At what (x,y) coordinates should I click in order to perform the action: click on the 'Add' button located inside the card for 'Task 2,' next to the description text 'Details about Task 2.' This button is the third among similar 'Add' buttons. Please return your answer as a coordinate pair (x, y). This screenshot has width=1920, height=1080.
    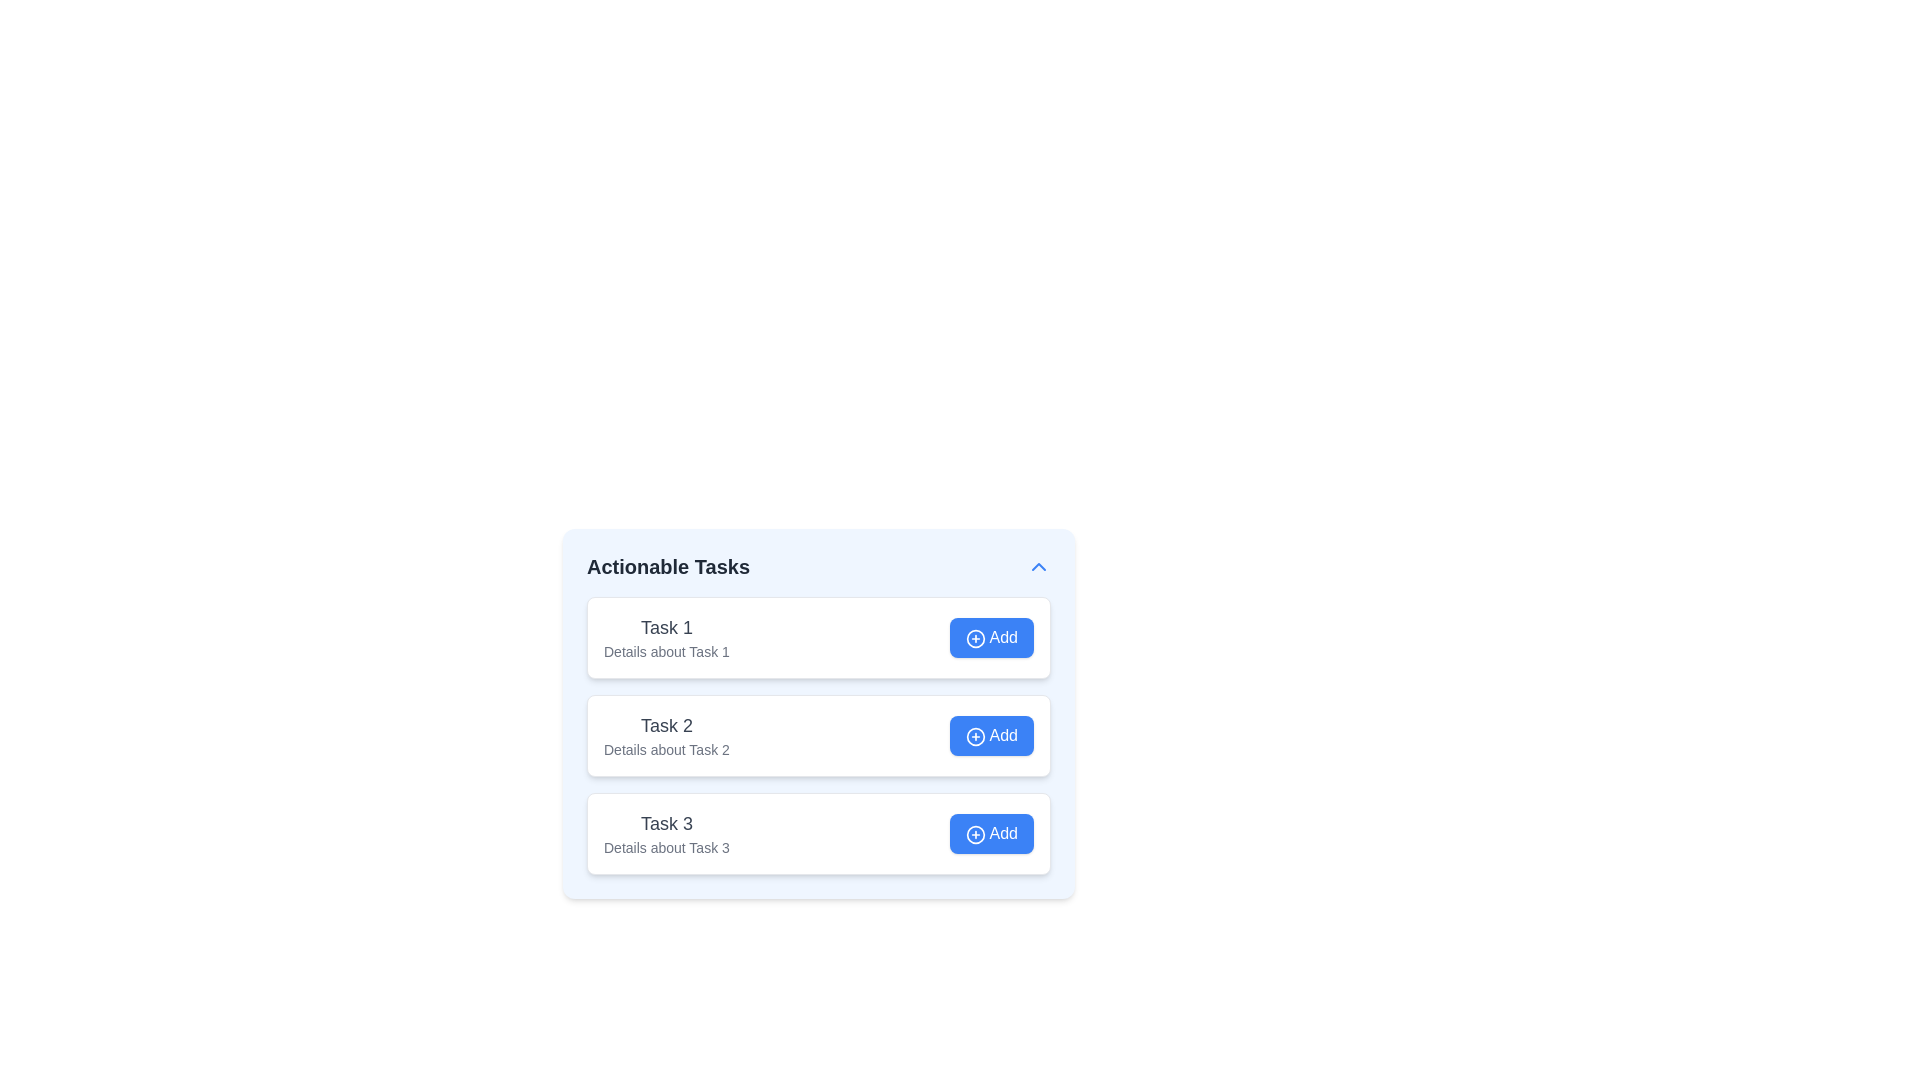
    Looking at the image, I should click on (992, 736).